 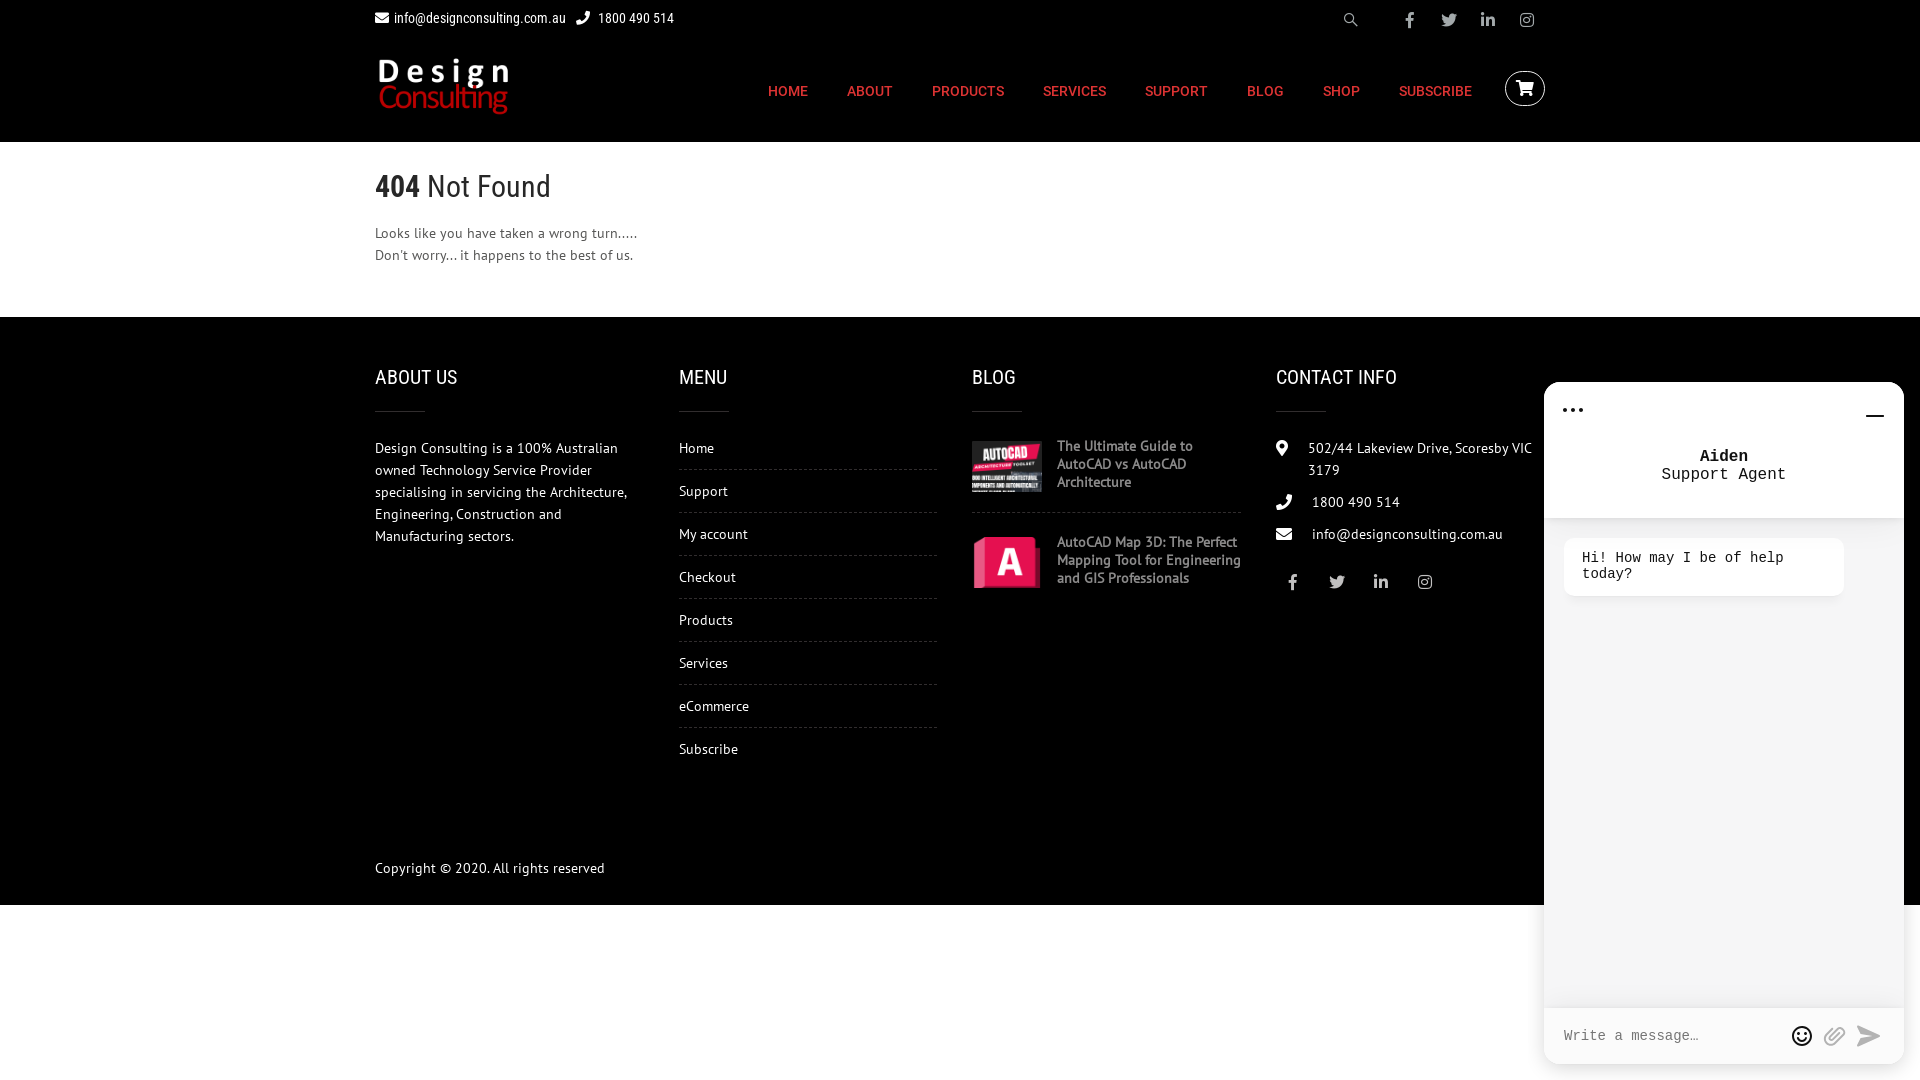 I want to click on 'Products', so click(x=705, y=619).